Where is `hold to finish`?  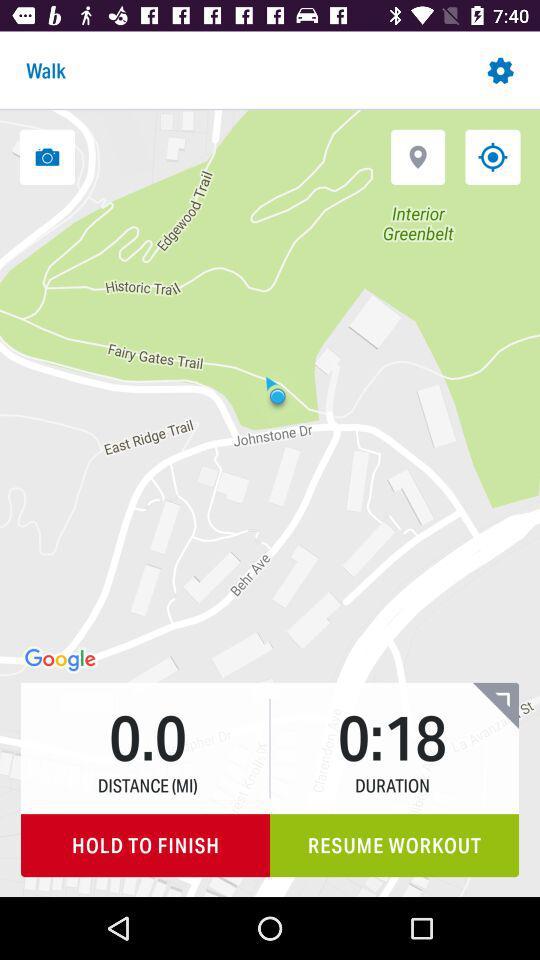 hold to finish is located at coordinates (144, 844).